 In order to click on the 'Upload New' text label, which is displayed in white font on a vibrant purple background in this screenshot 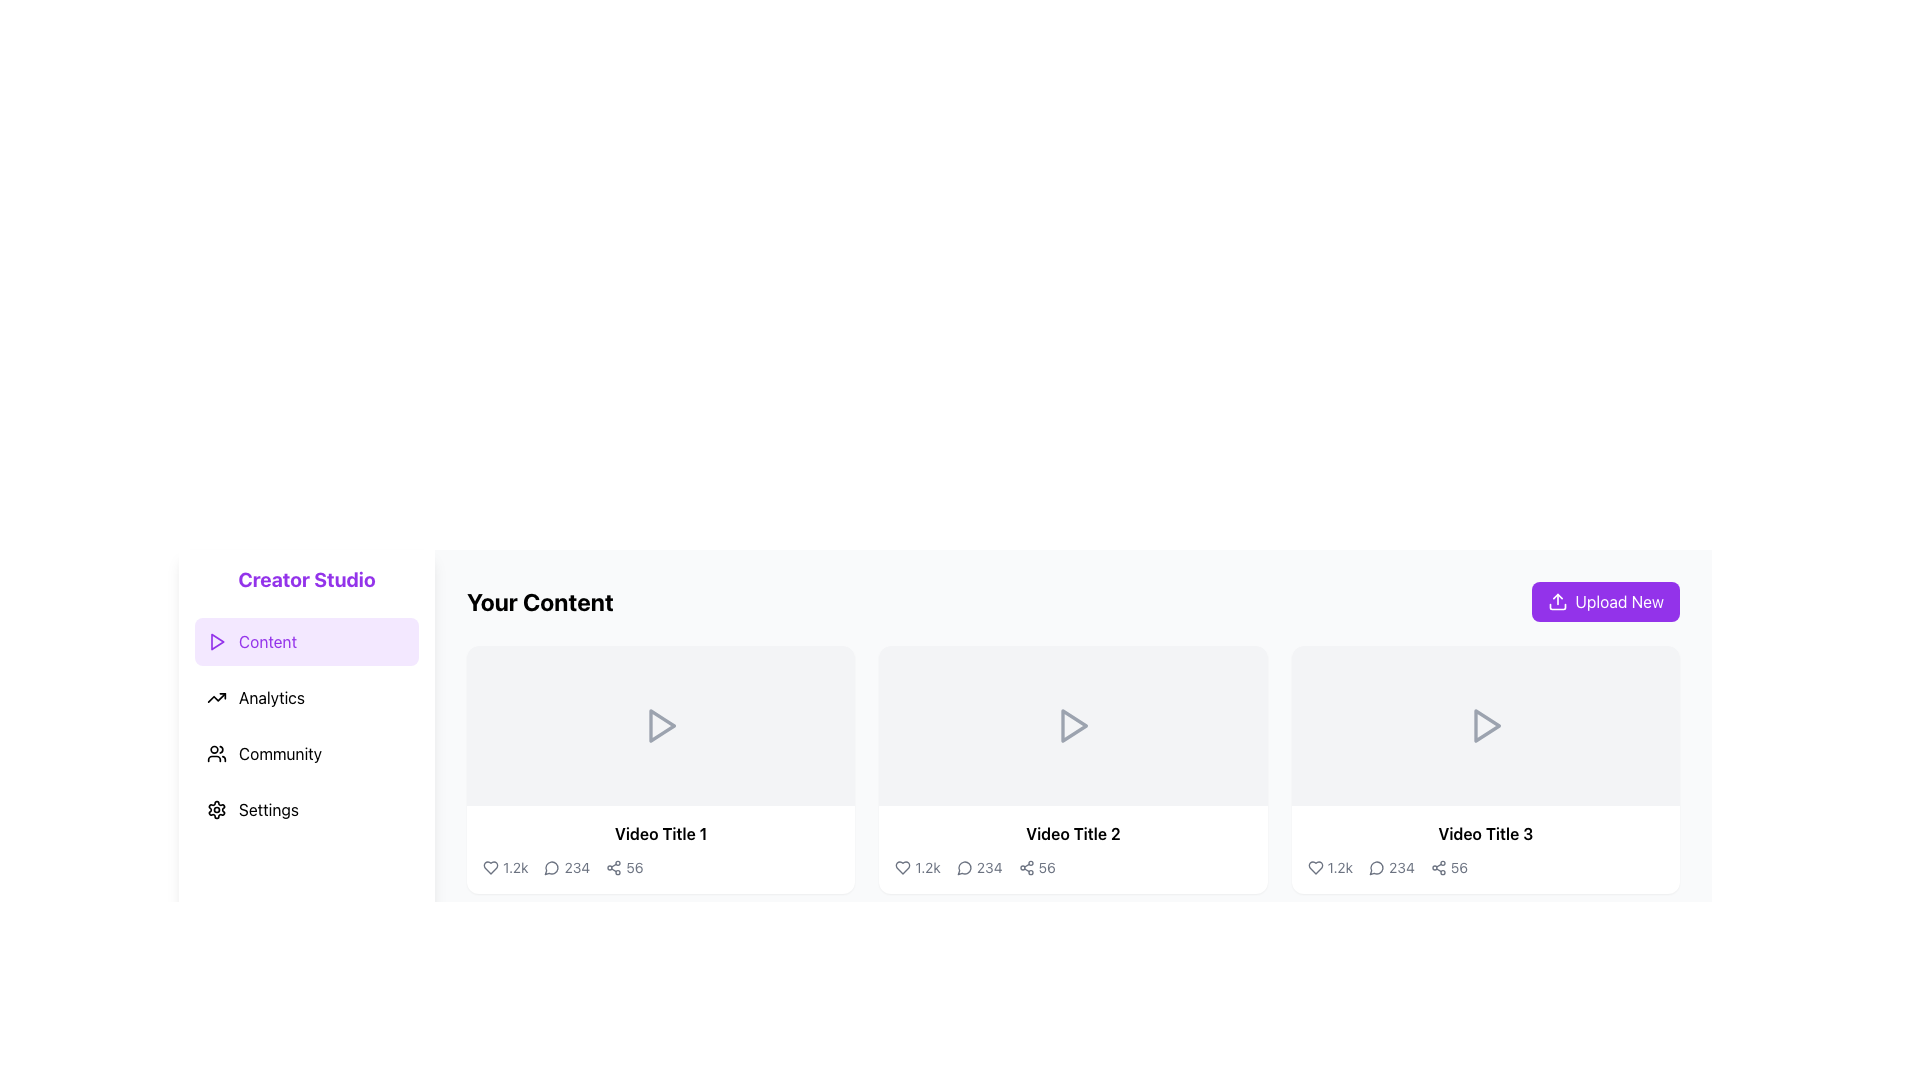, I will do `click(1619, 600)`.